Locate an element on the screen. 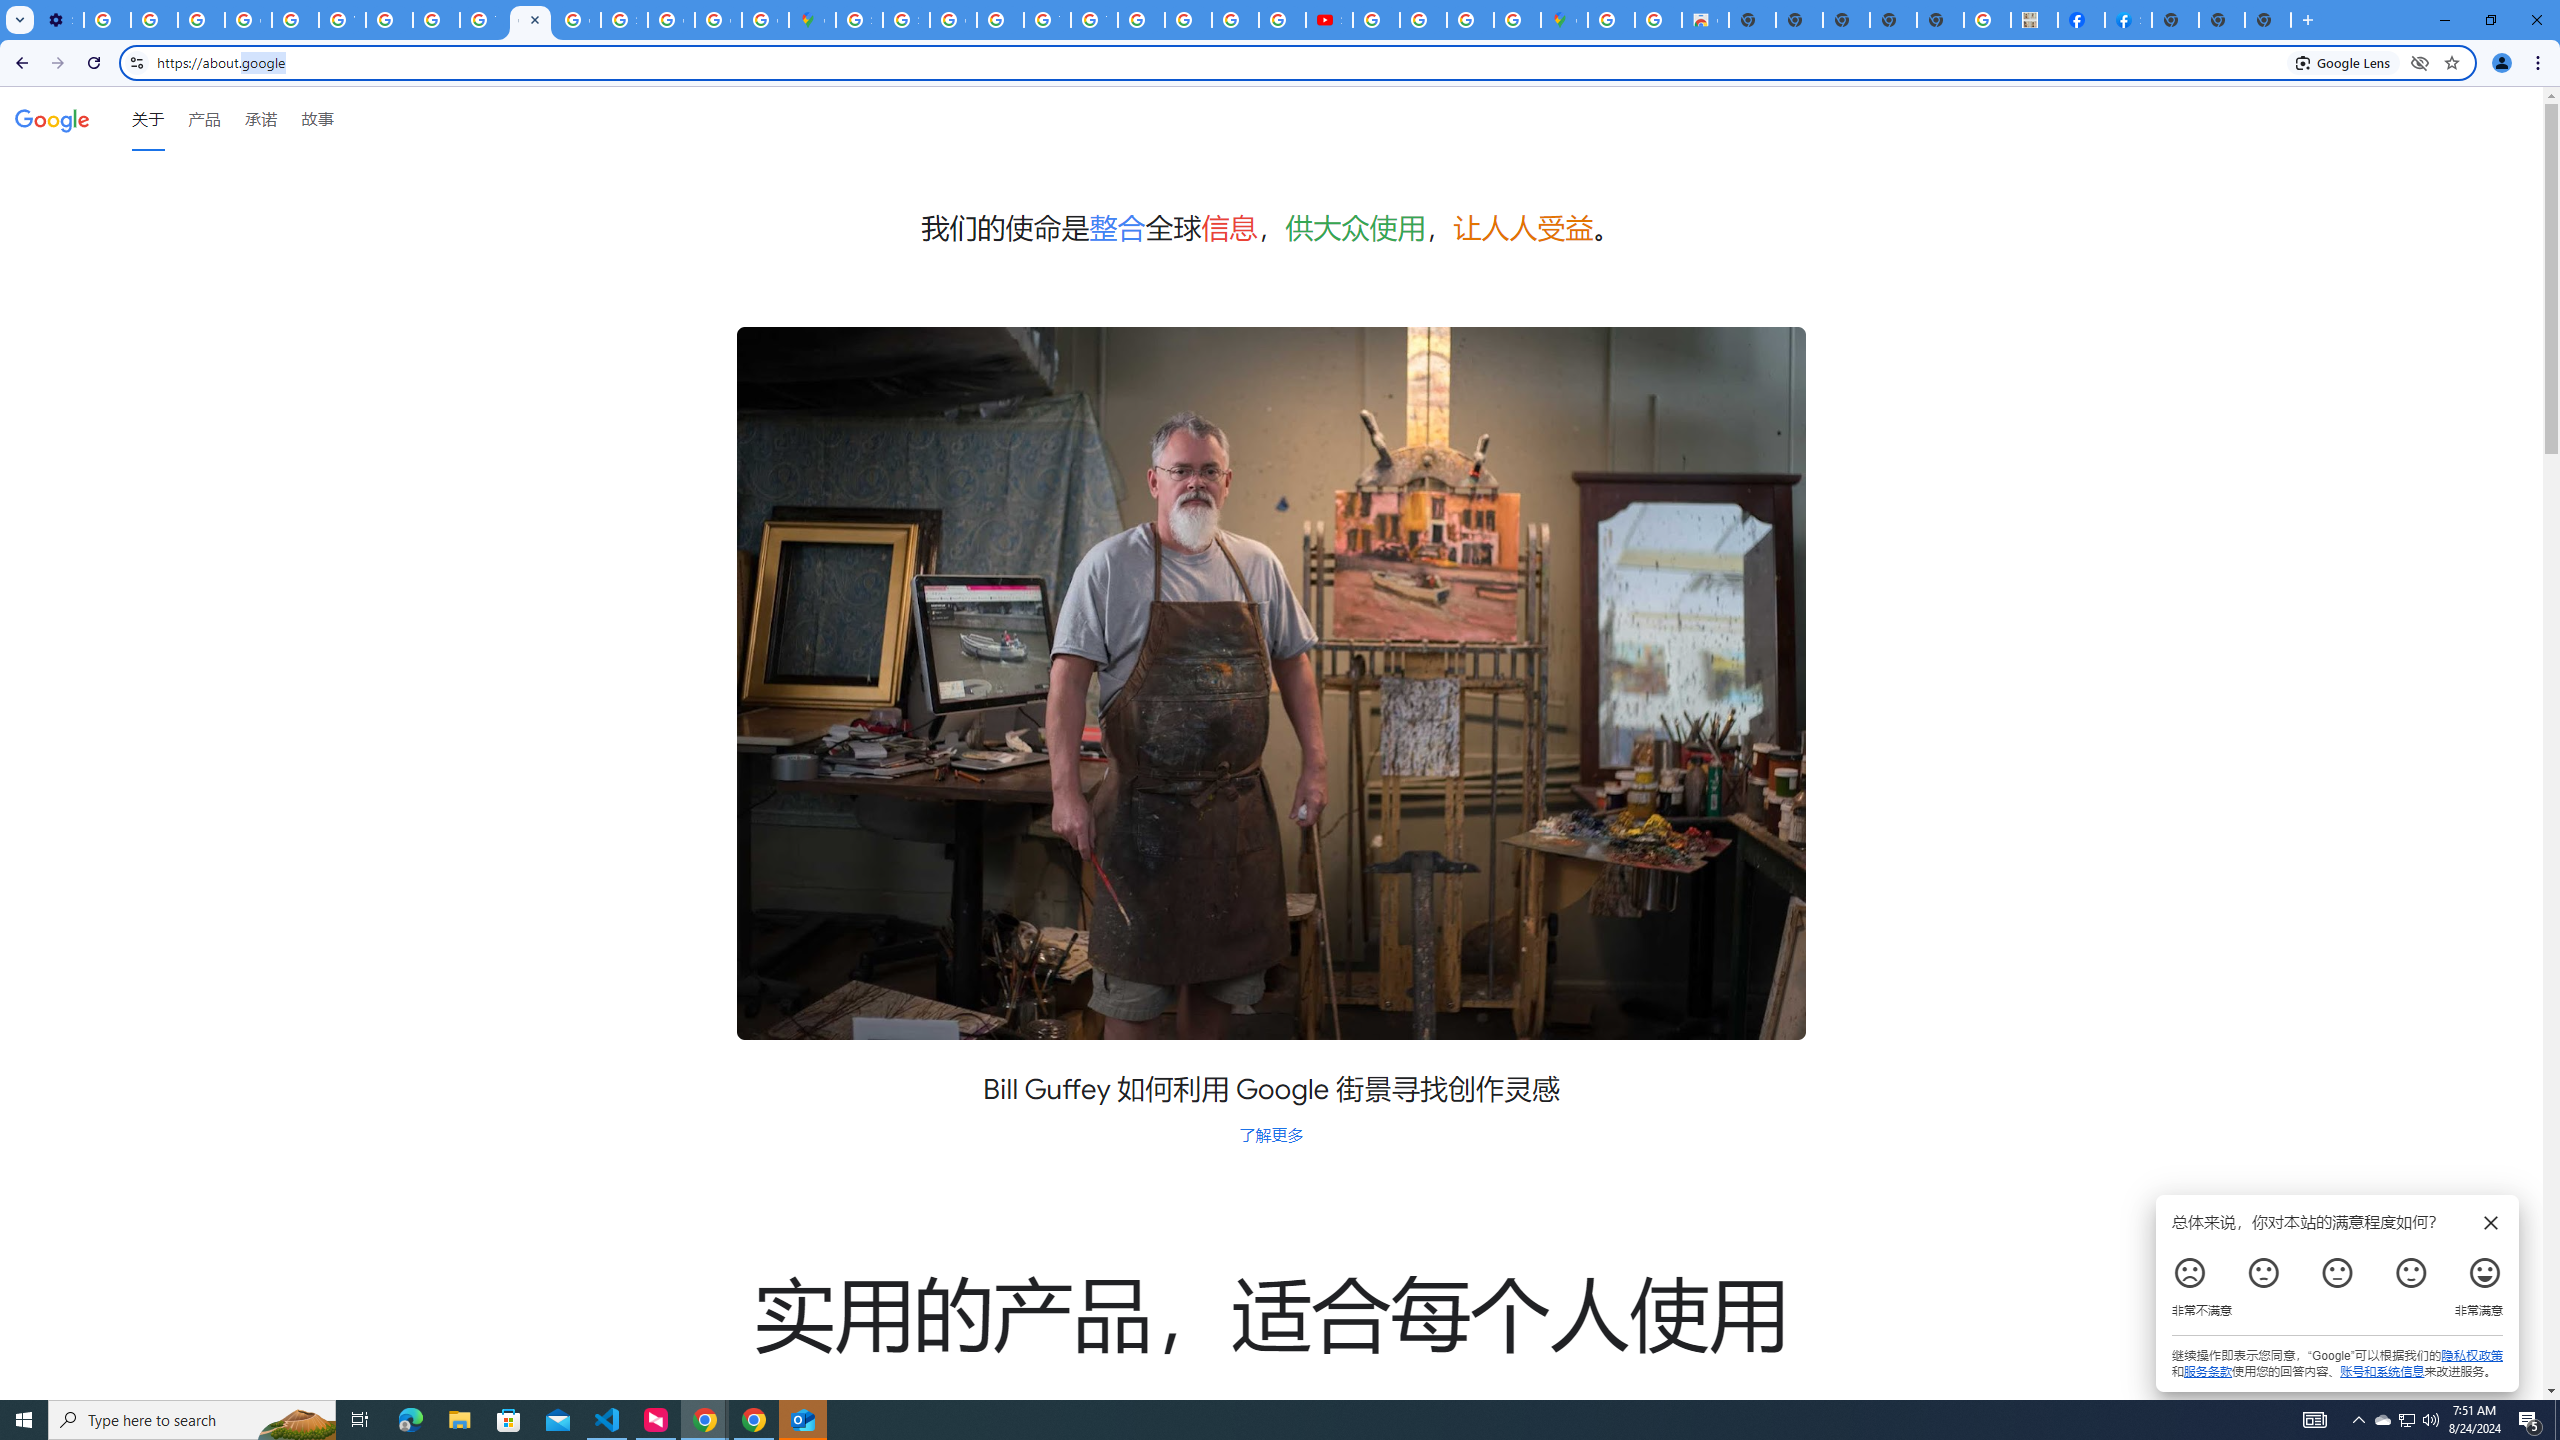  'New Tab' is located at coordinates (2173, 19).